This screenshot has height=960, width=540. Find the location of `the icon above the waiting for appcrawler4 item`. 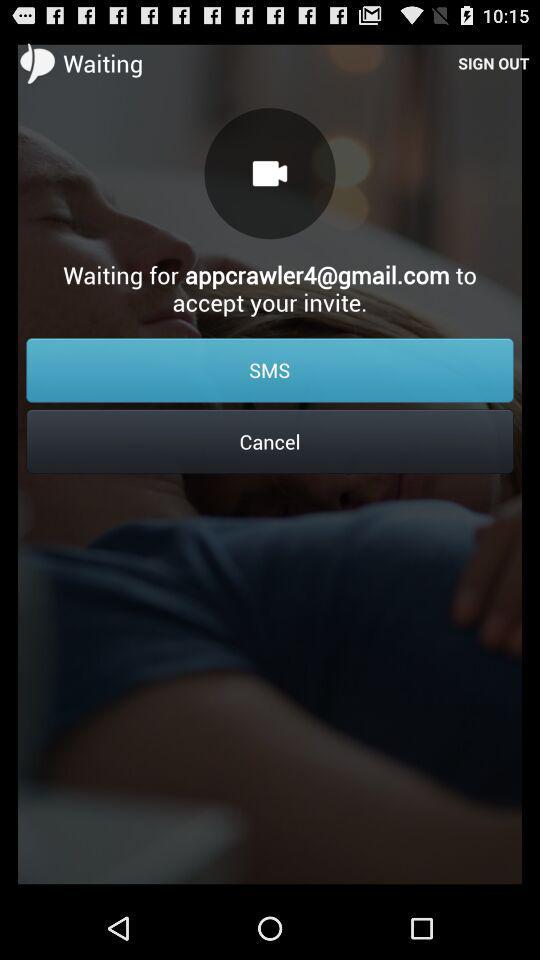

the icon above the waiting for appcrawler4 item is located at coordinates (492, 62).